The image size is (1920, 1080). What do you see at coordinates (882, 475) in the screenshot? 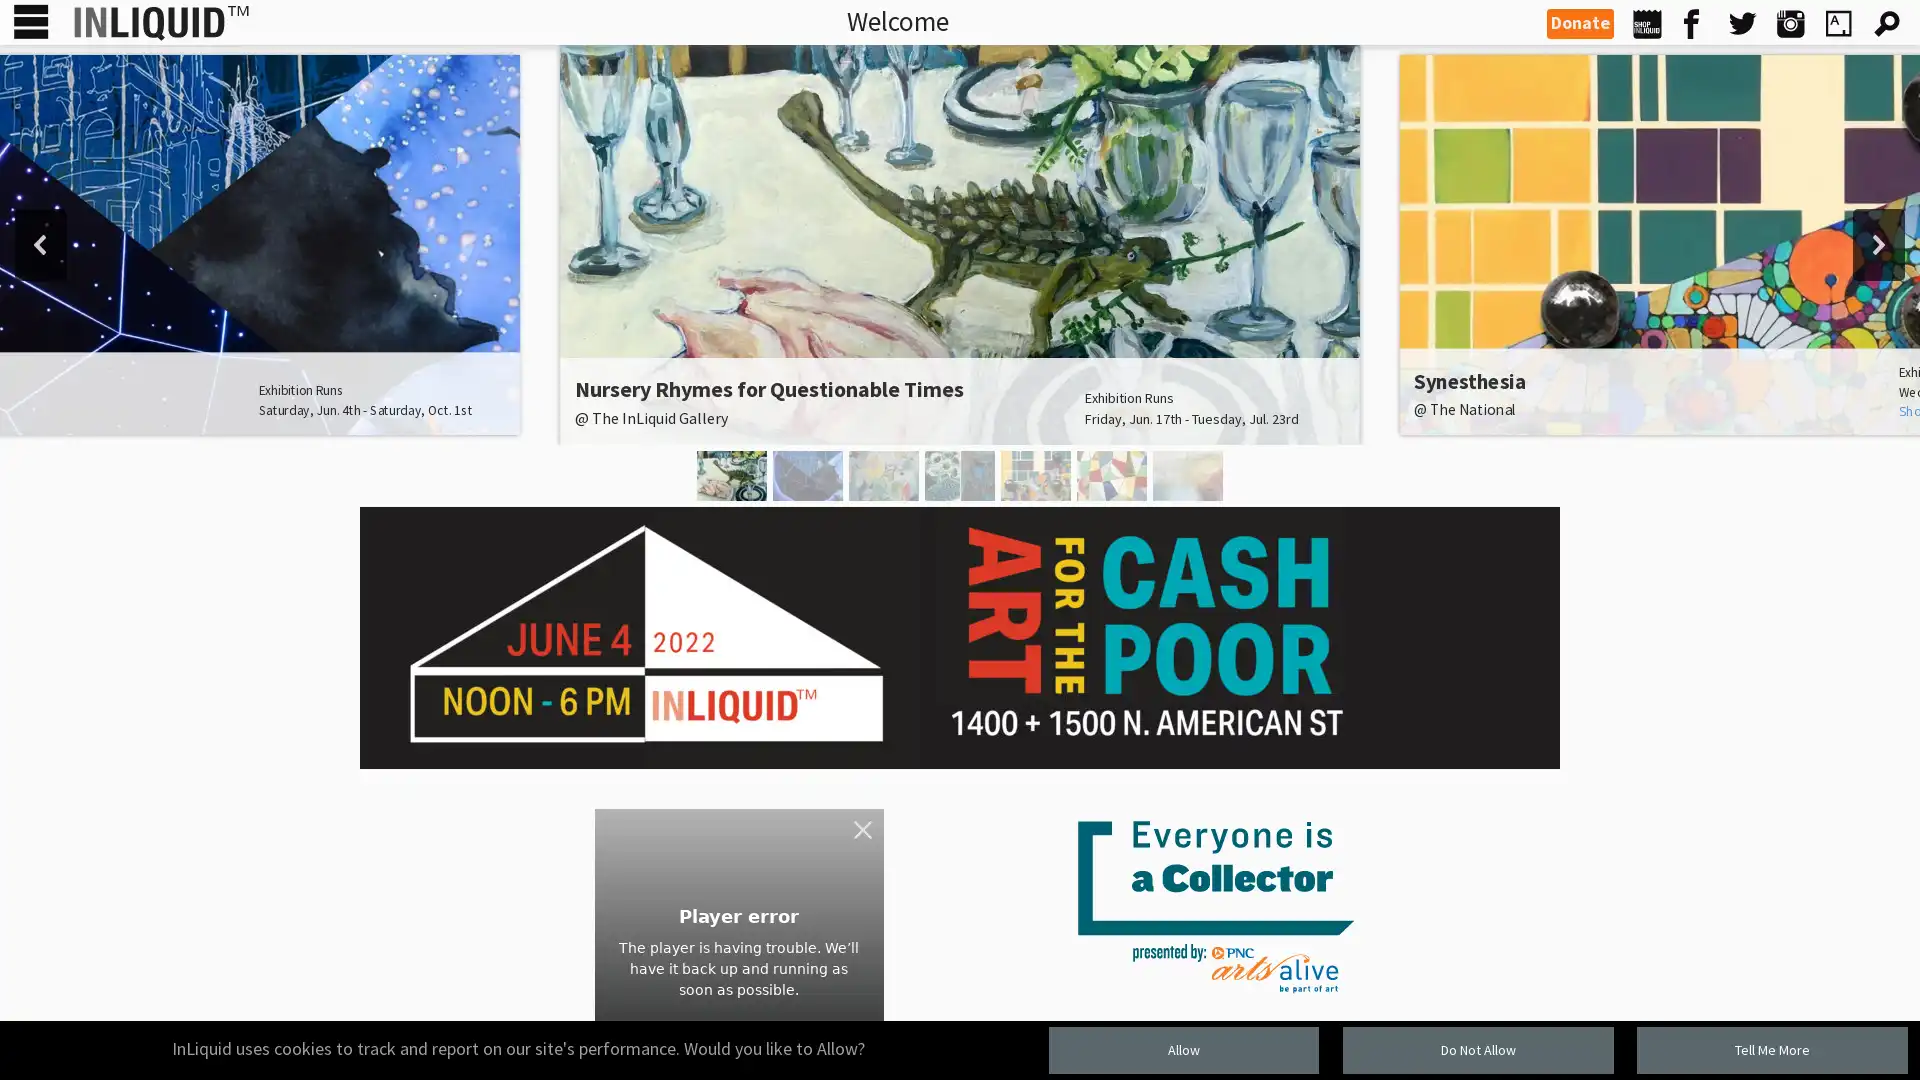
I see `idyll` at bounding box center [882, 475].